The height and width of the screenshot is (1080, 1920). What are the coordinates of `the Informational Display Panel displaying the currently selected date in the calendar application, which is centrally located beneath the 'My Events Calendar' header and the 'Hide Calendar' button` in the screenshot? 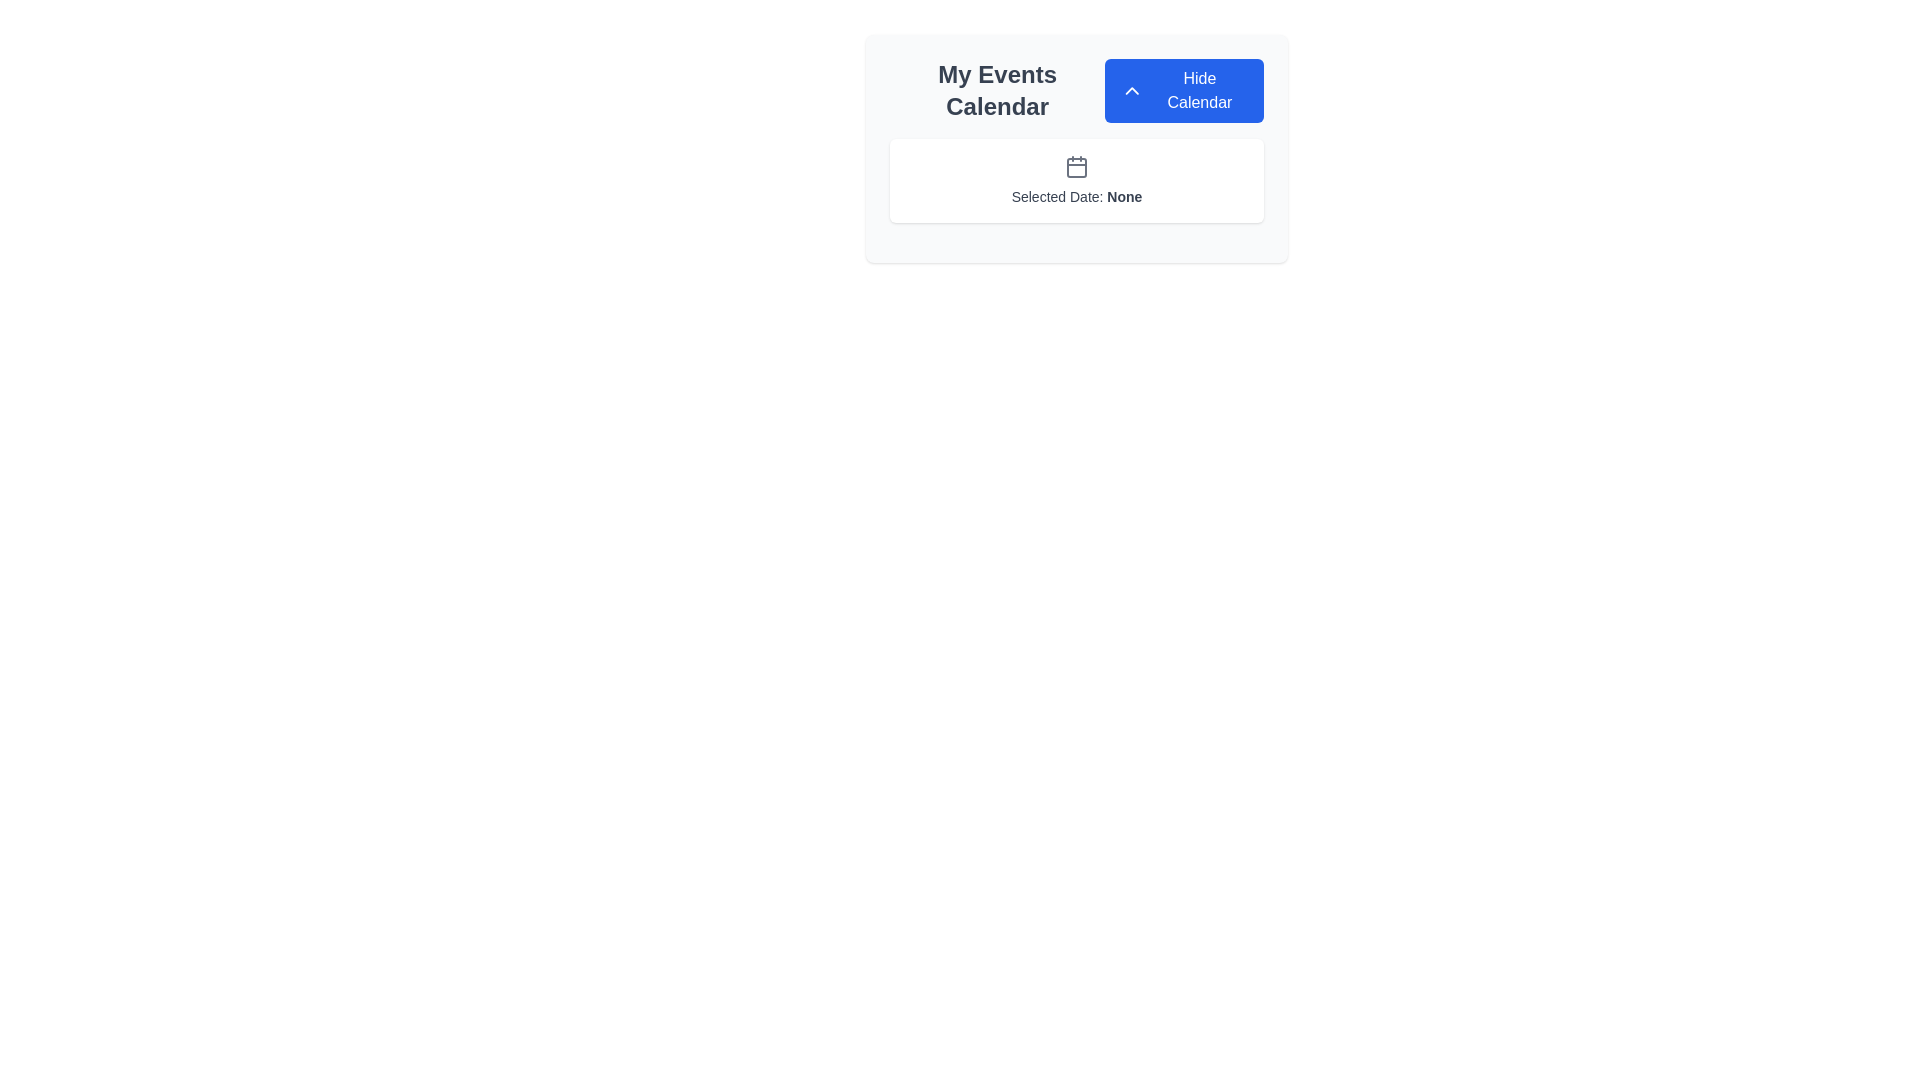 It's located at (1075, 181).